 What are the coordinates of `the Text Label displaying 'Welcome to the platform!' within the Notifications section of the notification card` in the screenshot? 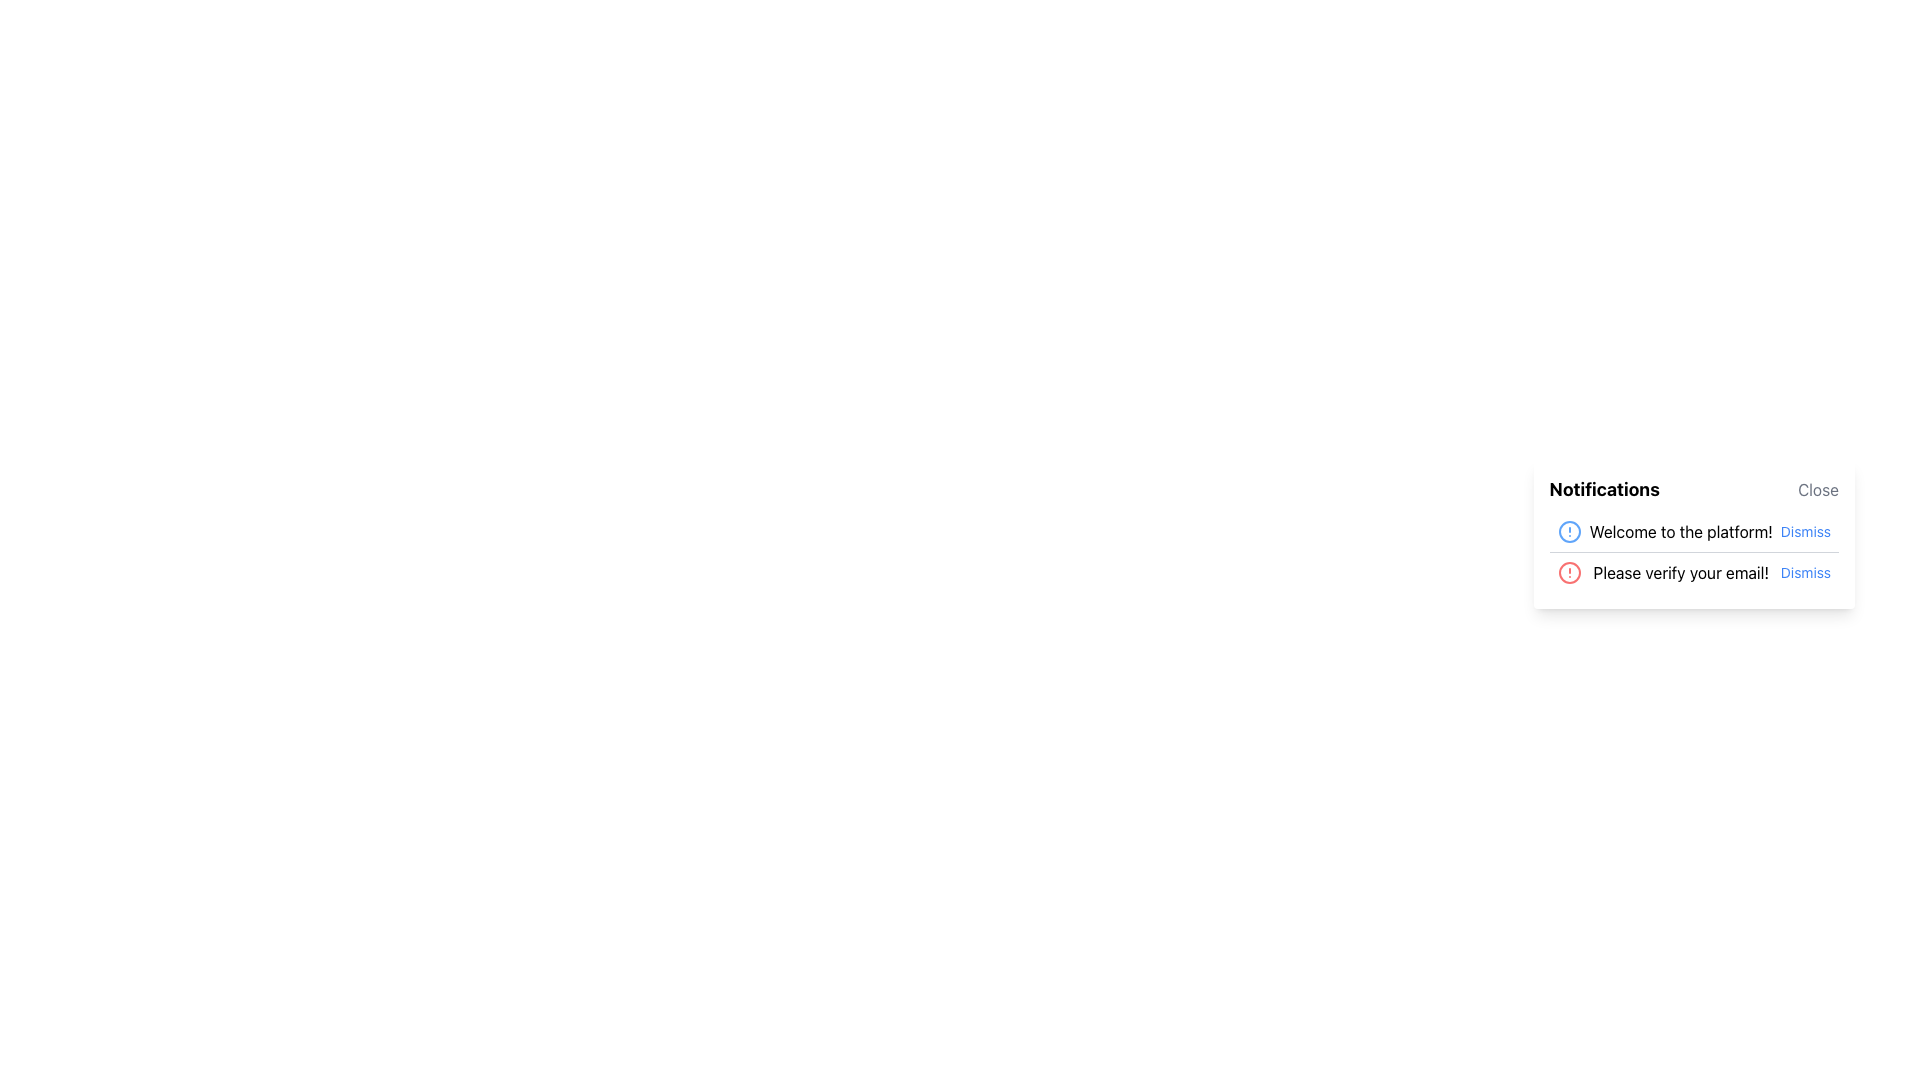 It's located at (1680, 531).